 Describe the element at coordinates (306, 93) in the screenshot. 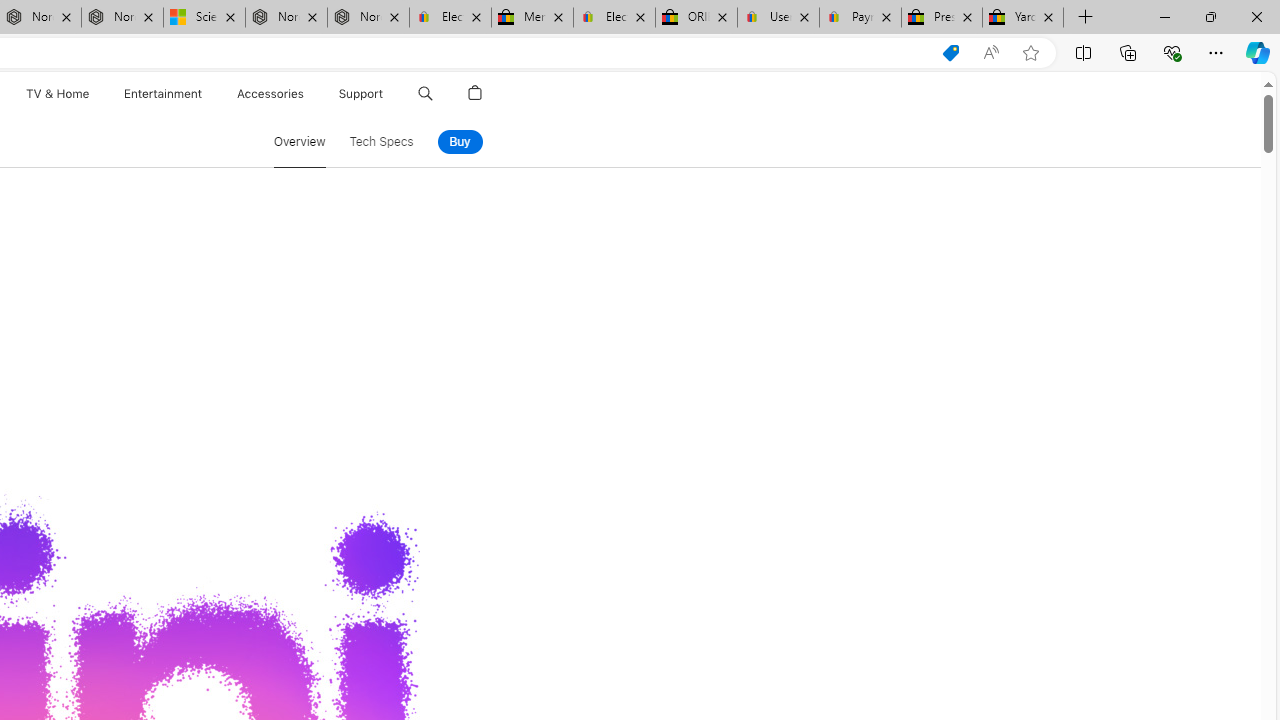

I see `'Accessories menu'` at that location.